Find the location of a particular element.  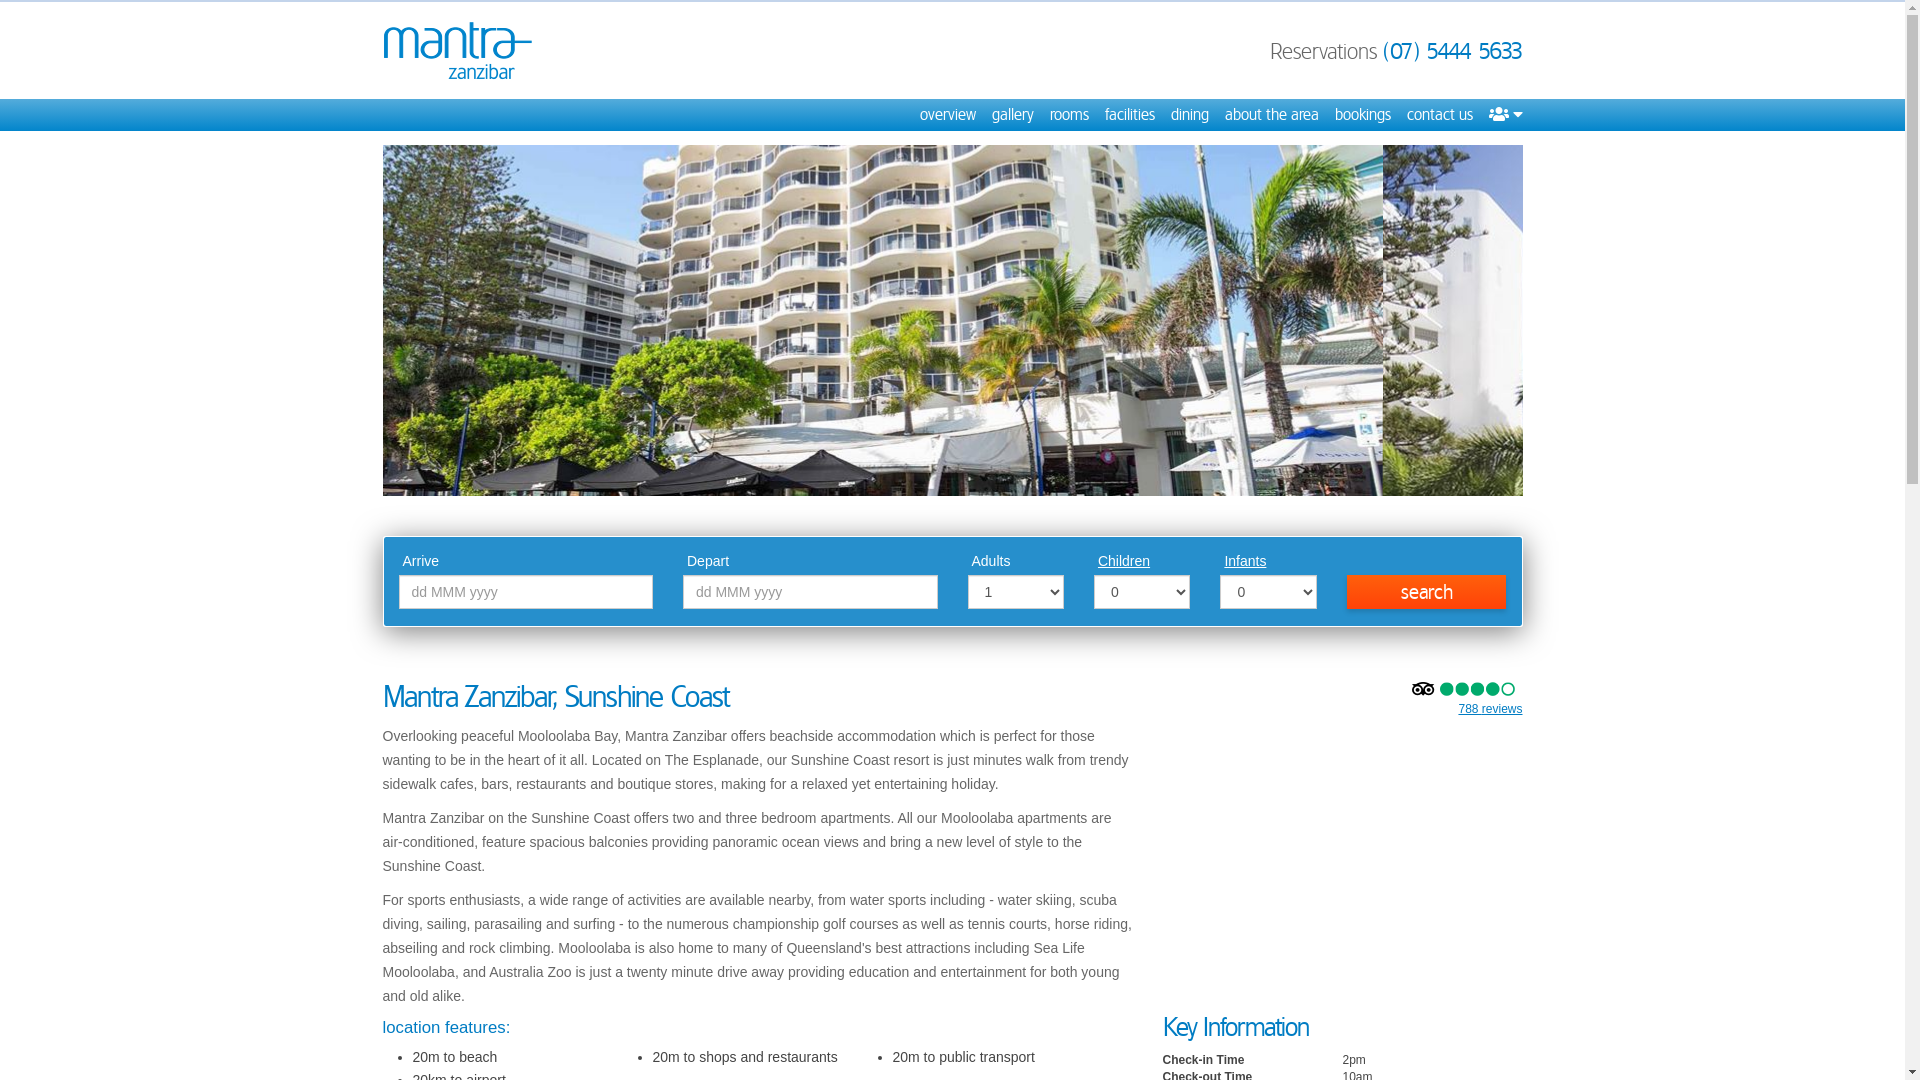

'overview' is located at coordinates (919, 115).